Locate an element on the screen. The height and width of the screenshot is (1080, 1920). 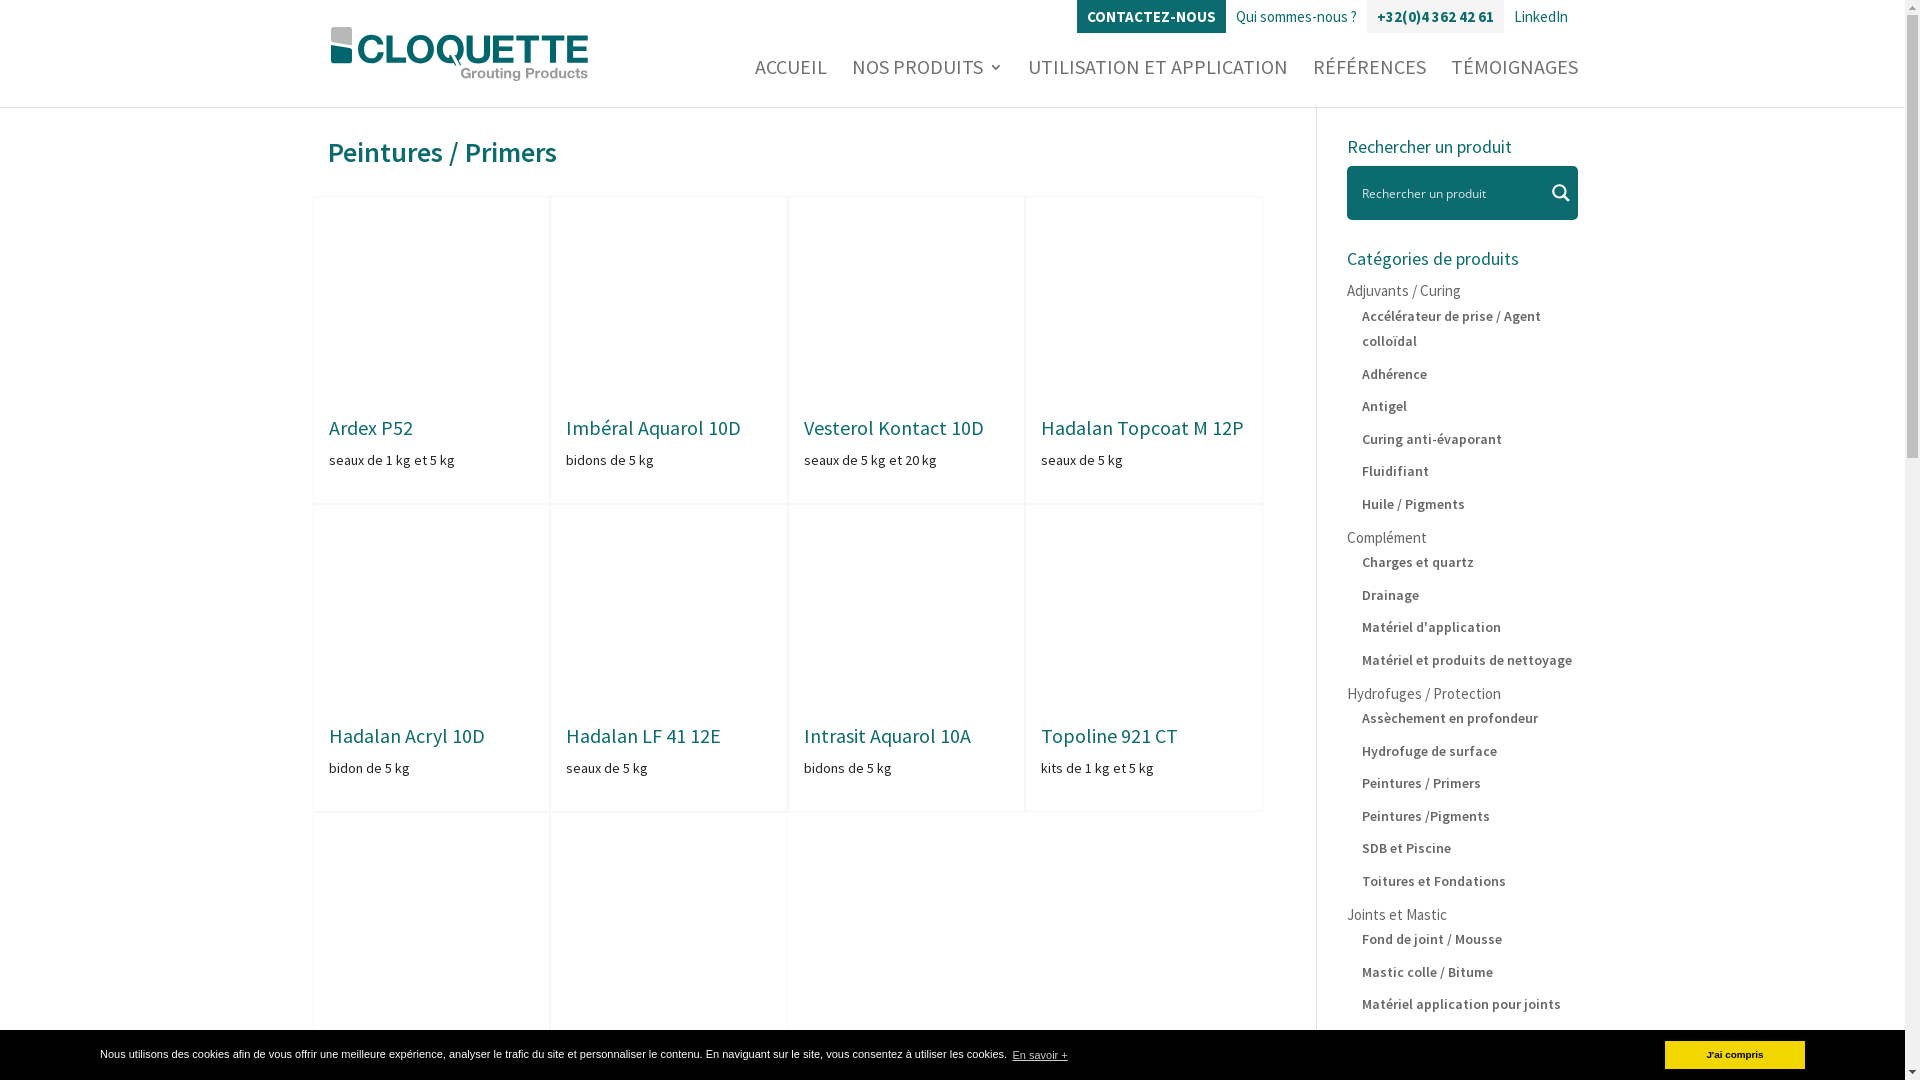
'CONTACTEZ-NOUS' is located at coordinates (1150, 16).